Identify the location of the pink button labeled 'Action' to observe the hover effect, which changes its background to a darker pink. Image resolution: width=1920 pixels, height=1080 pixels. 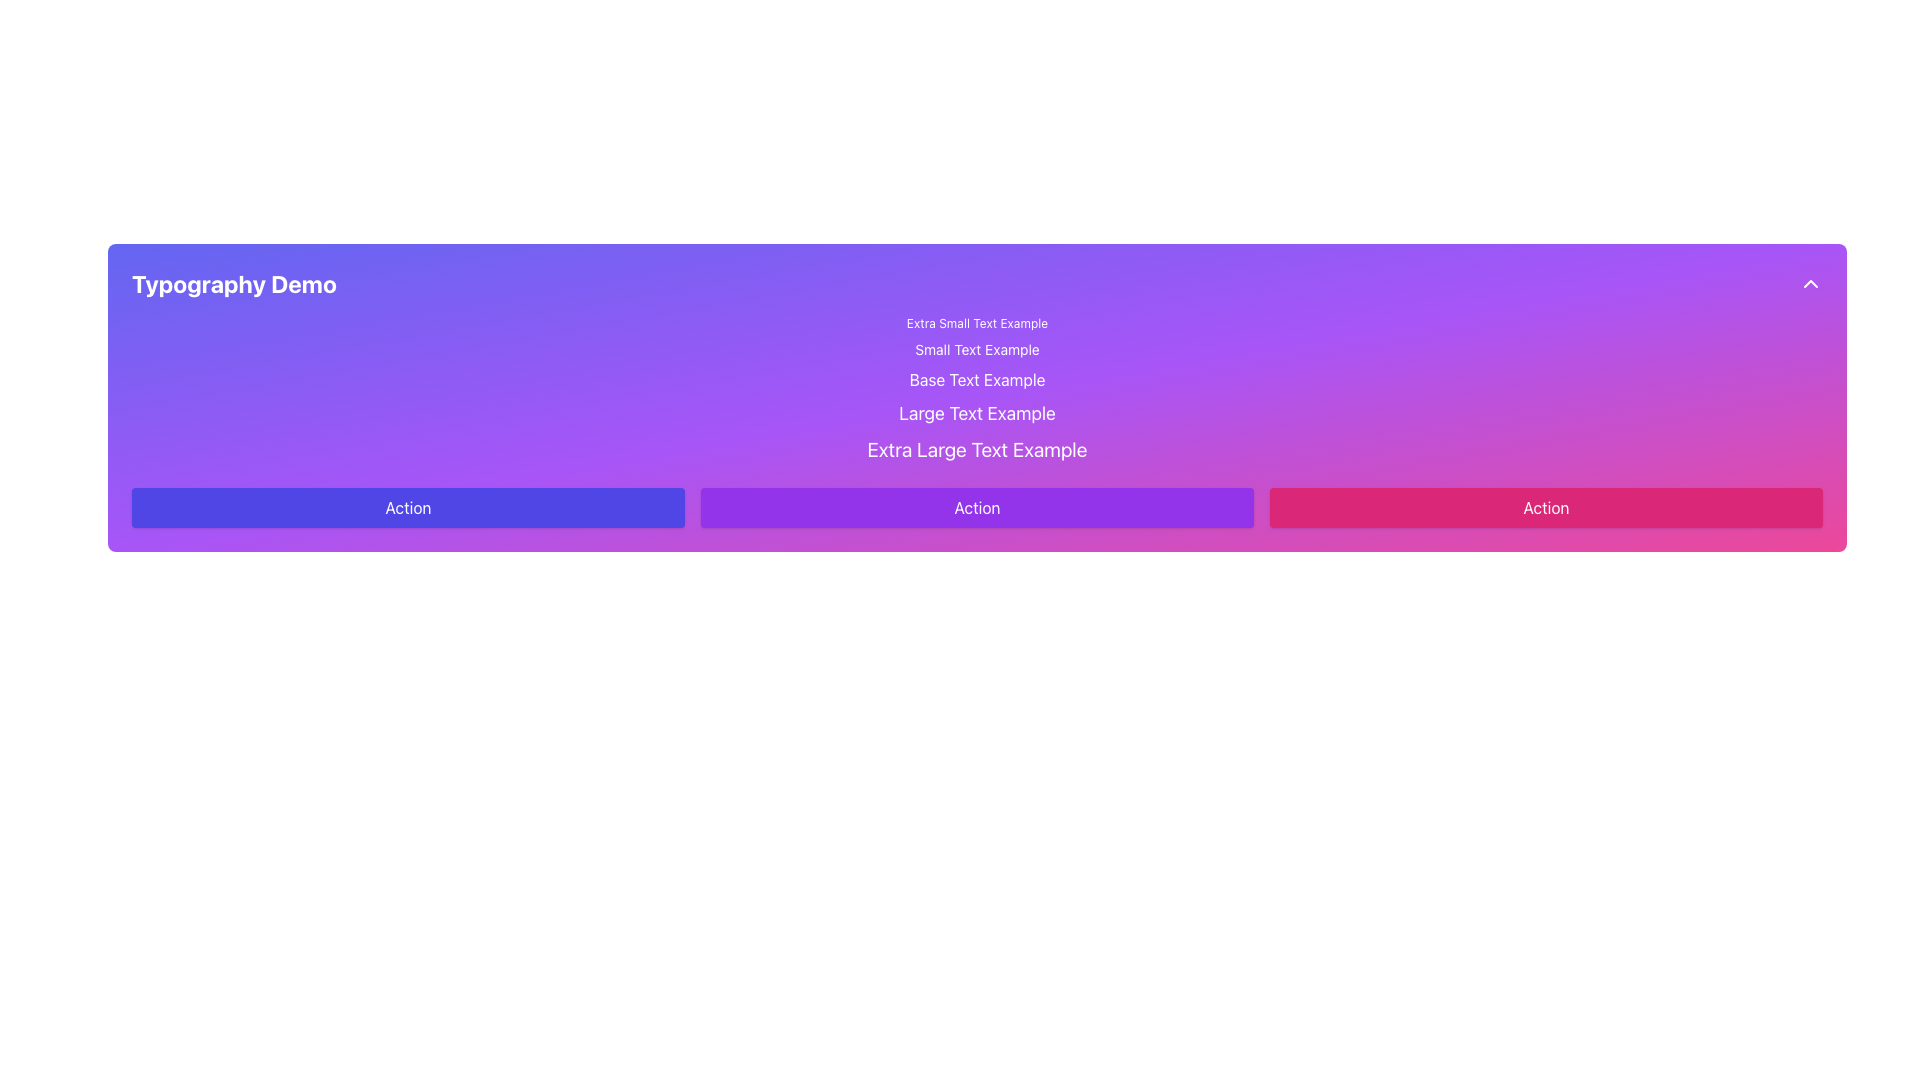
(1545, 507).